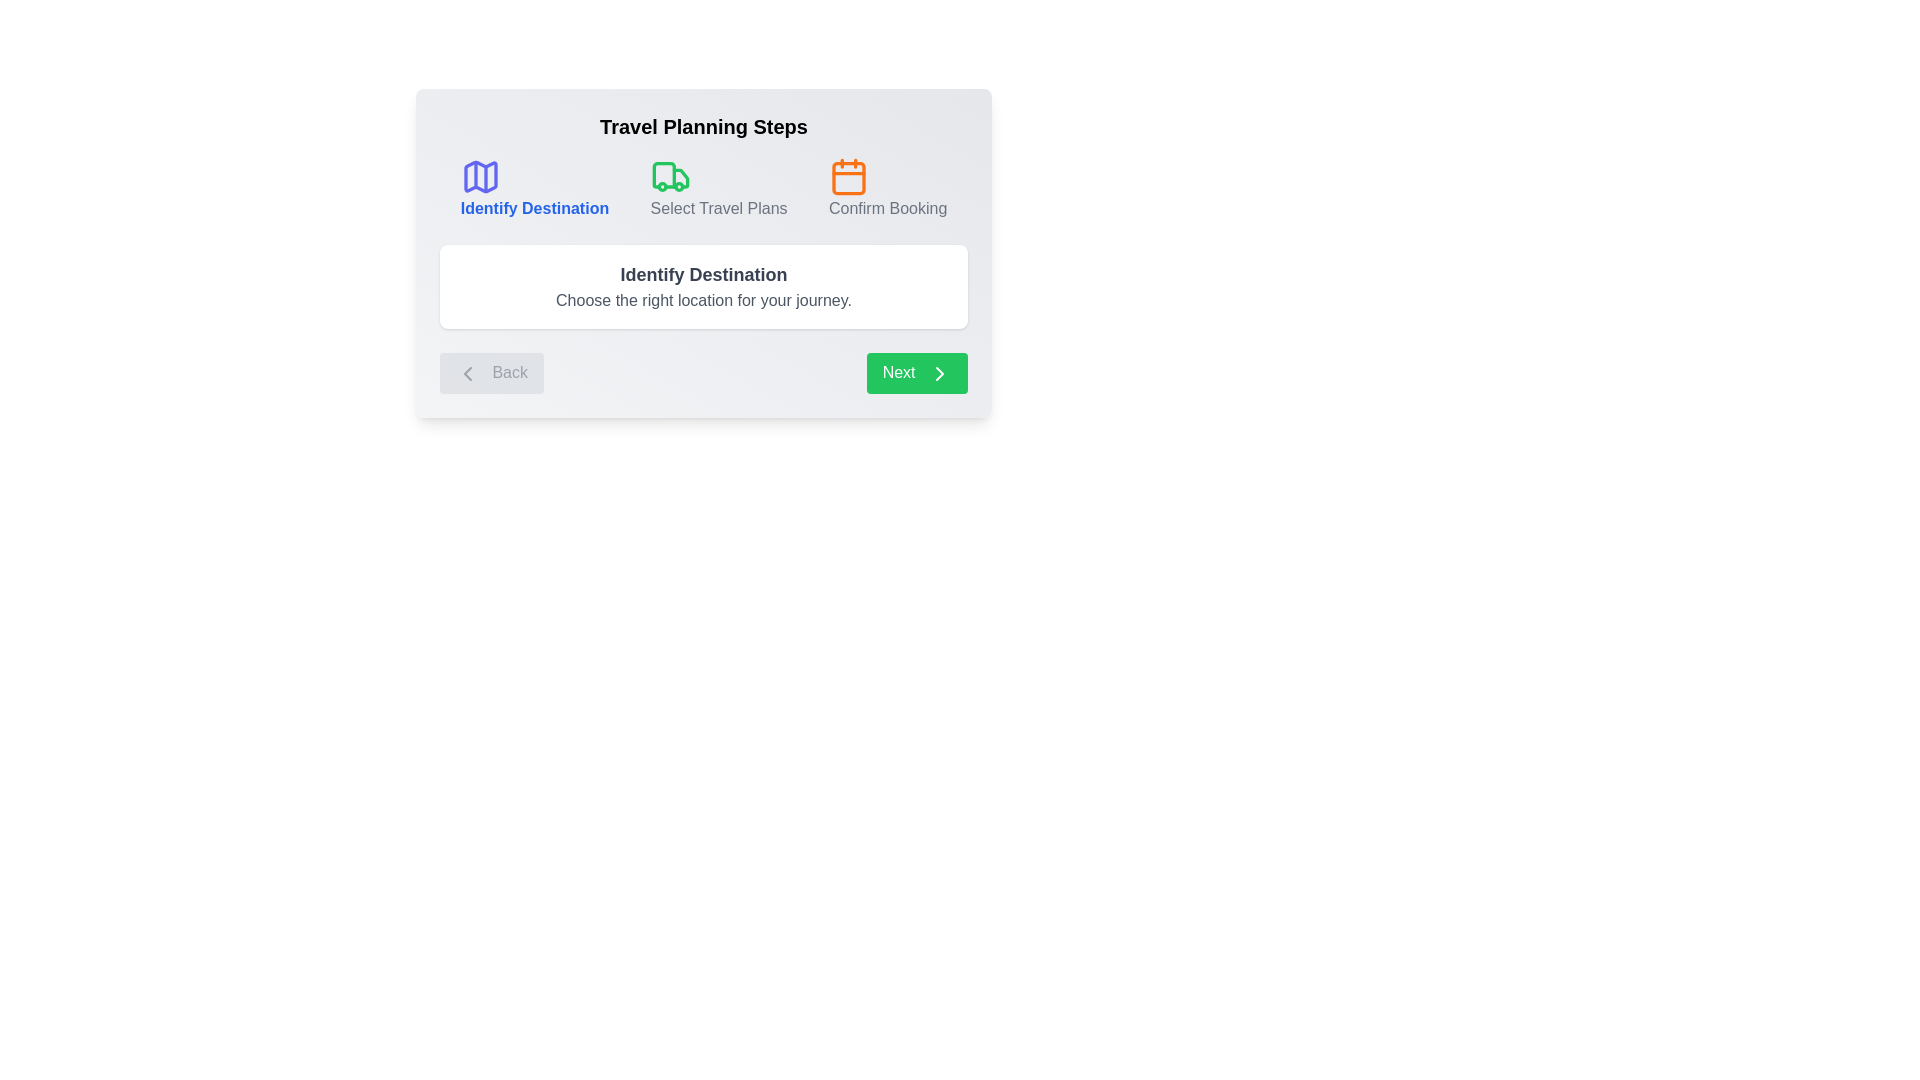 The width and height of the screenshot is (1920, 1080). Describe the element at coordinates (534, 208) in the screenshot. I see `text of the 'Identify Destination' label, which is prominently displayed in blue and located beneath a map icon in the navigation component` at that location.